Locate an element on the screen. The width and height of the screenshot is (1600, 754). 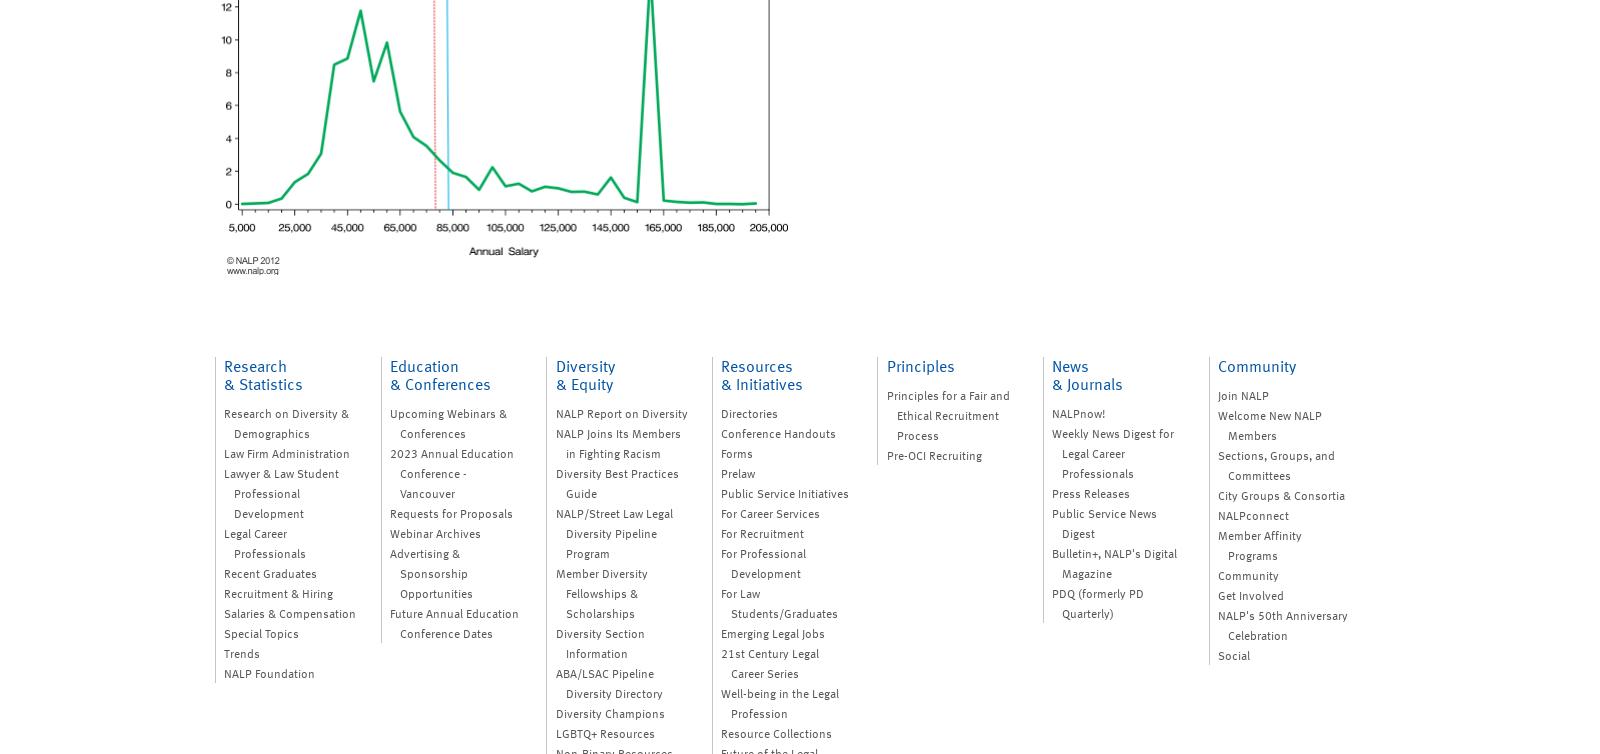
'NALP's 50th Anniversary Celebration' is located at coordinates (1282, 623).